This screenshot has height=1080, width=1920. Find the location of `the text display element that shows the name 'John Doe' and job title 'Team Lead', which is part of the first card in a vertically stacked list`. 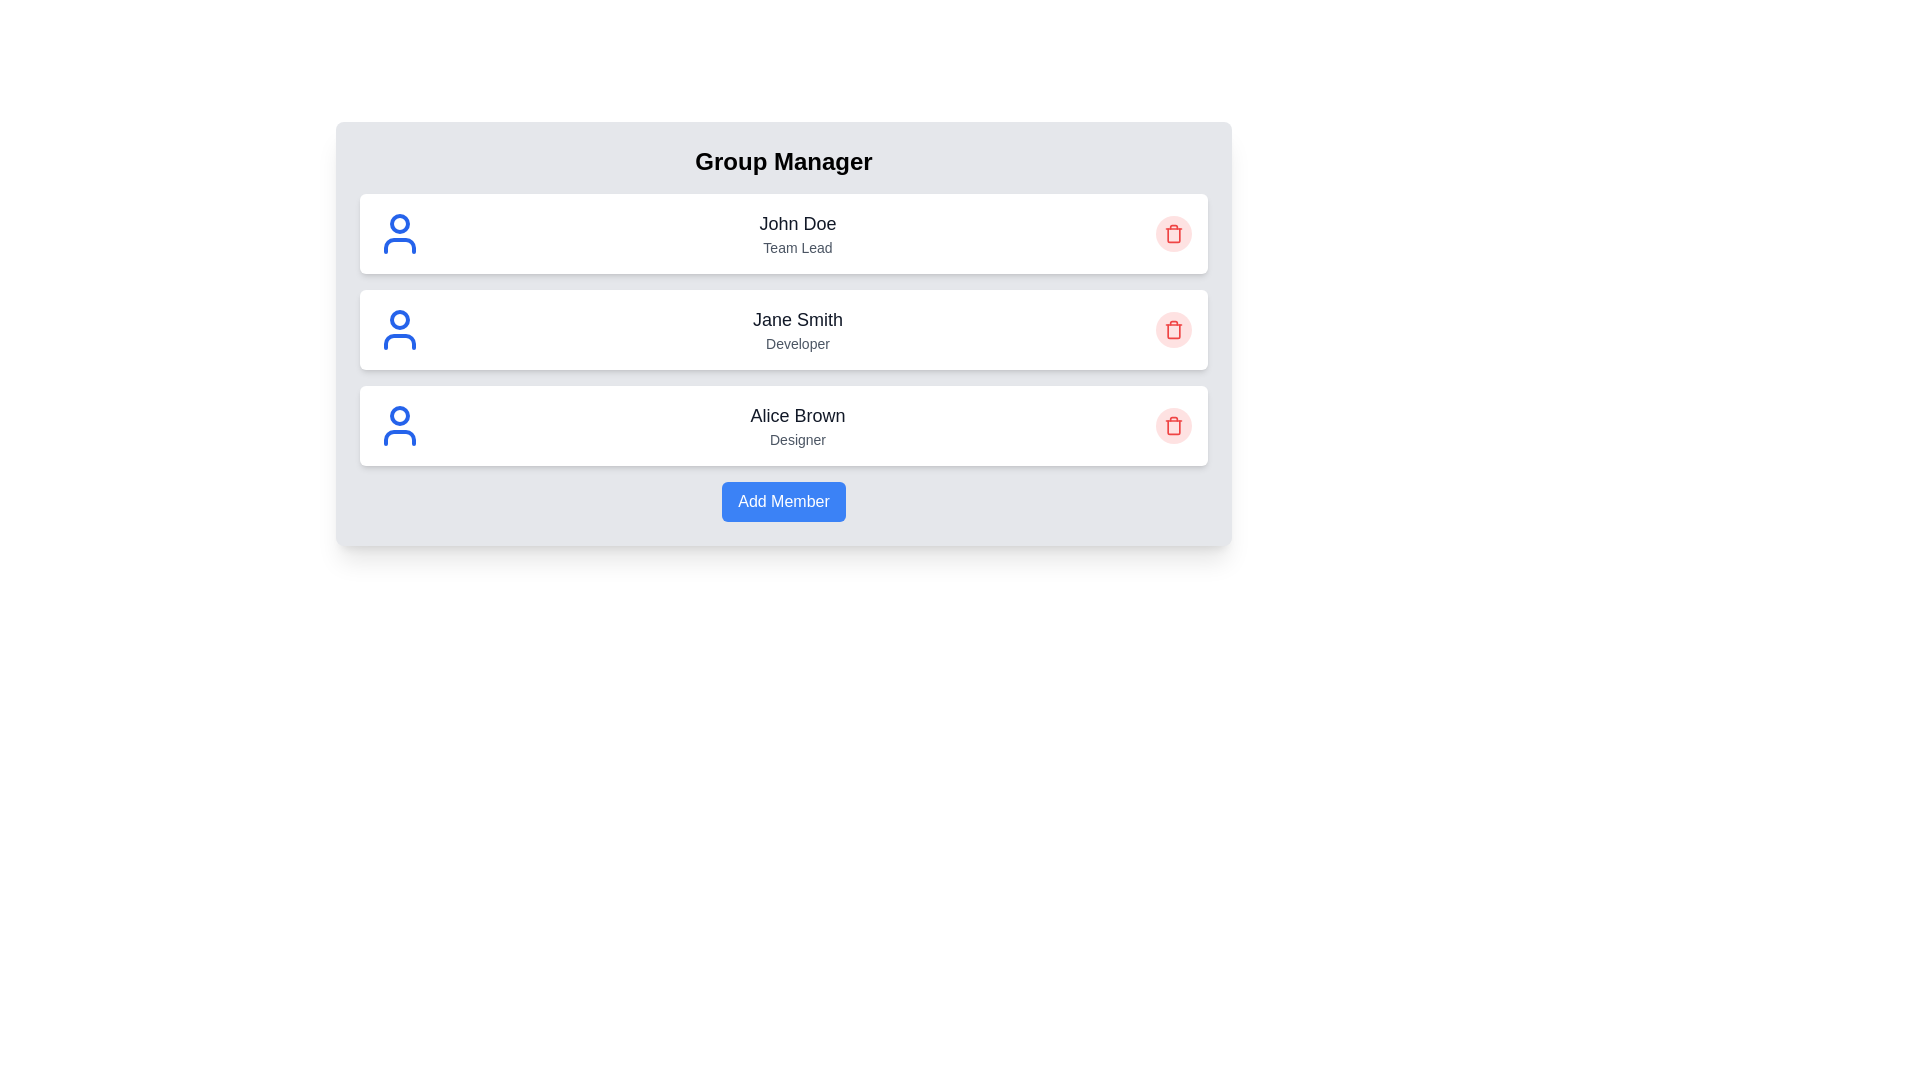

the text display element that shows the name 'John Doe' and job title 'Team Lead', which is part of the first card in a vertically stacked list is located at coordinates (796, 233).